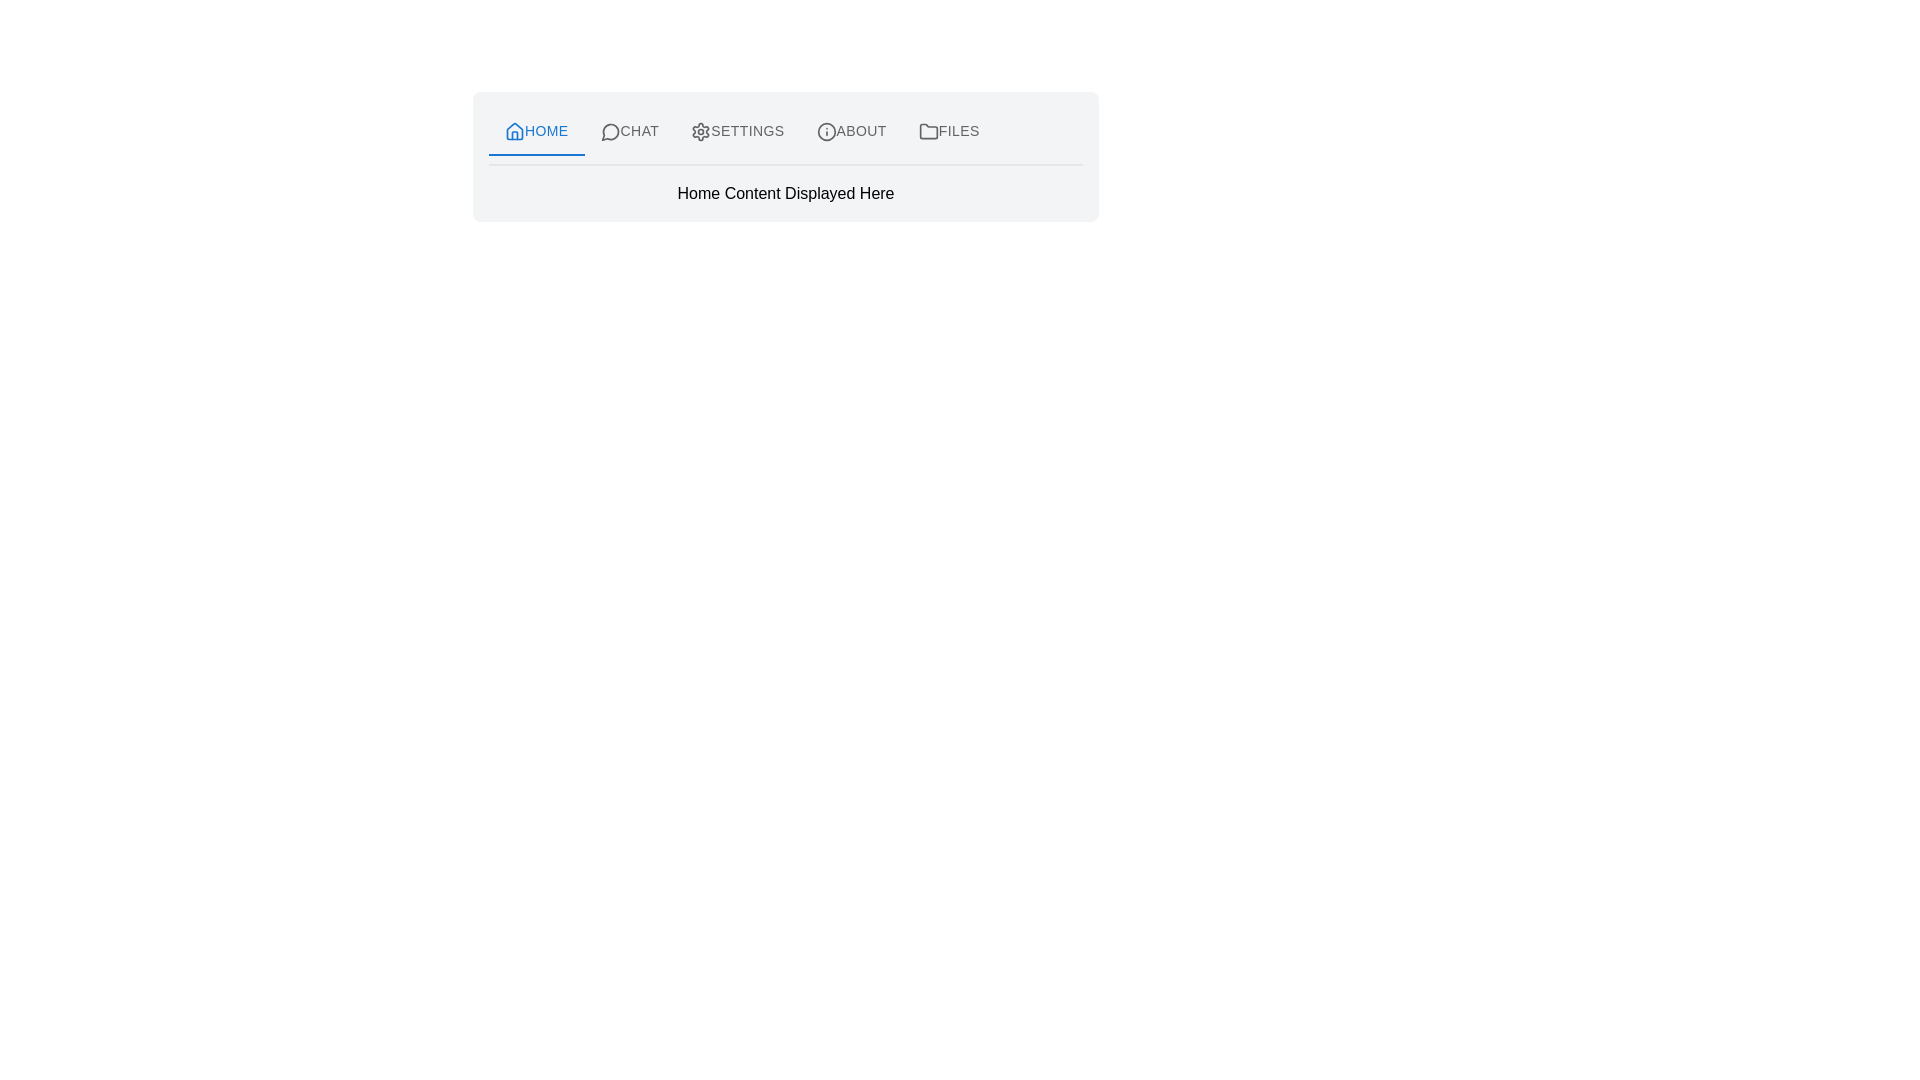 This screenshot has height=1080, width=1920. Describe the element at coordinates (736, 131) in the screenshot. I see `the 'Settings' tab` at that location.